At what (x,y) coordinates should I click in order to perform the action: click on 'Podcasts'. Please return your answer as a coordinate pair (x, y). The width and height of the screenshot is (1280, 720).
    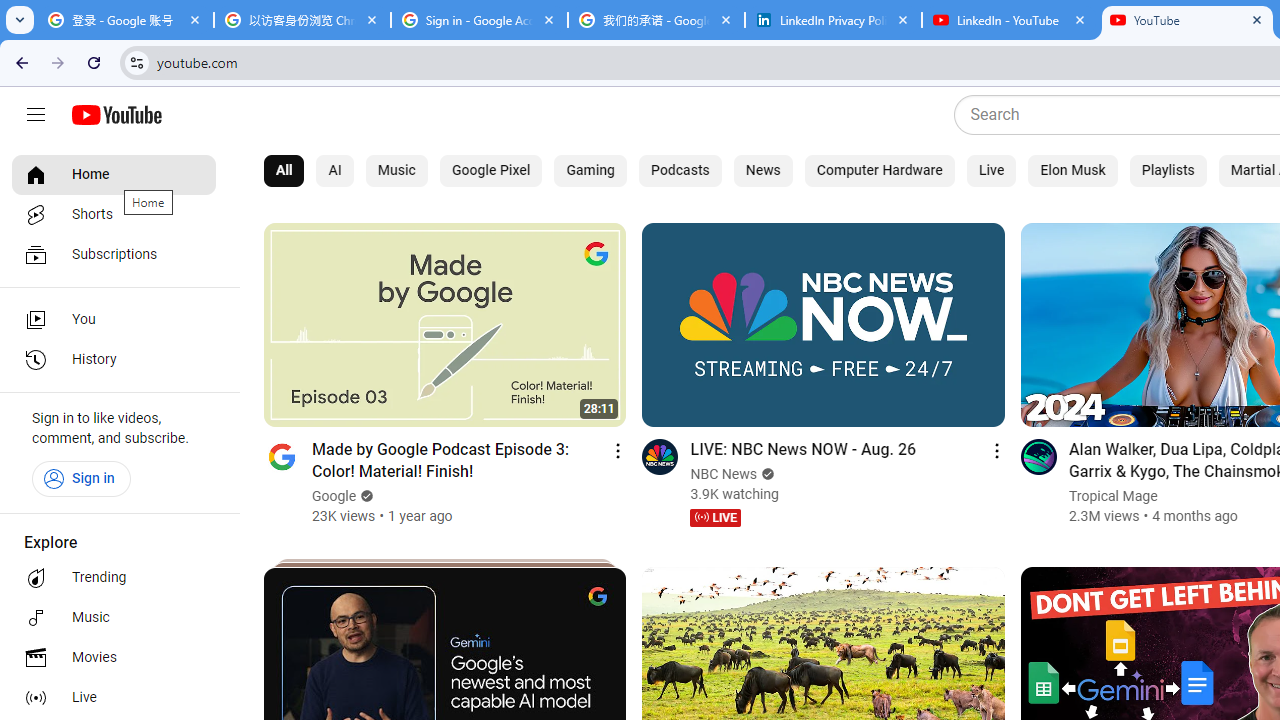
    Looking at the image, I should click on (680, 170).